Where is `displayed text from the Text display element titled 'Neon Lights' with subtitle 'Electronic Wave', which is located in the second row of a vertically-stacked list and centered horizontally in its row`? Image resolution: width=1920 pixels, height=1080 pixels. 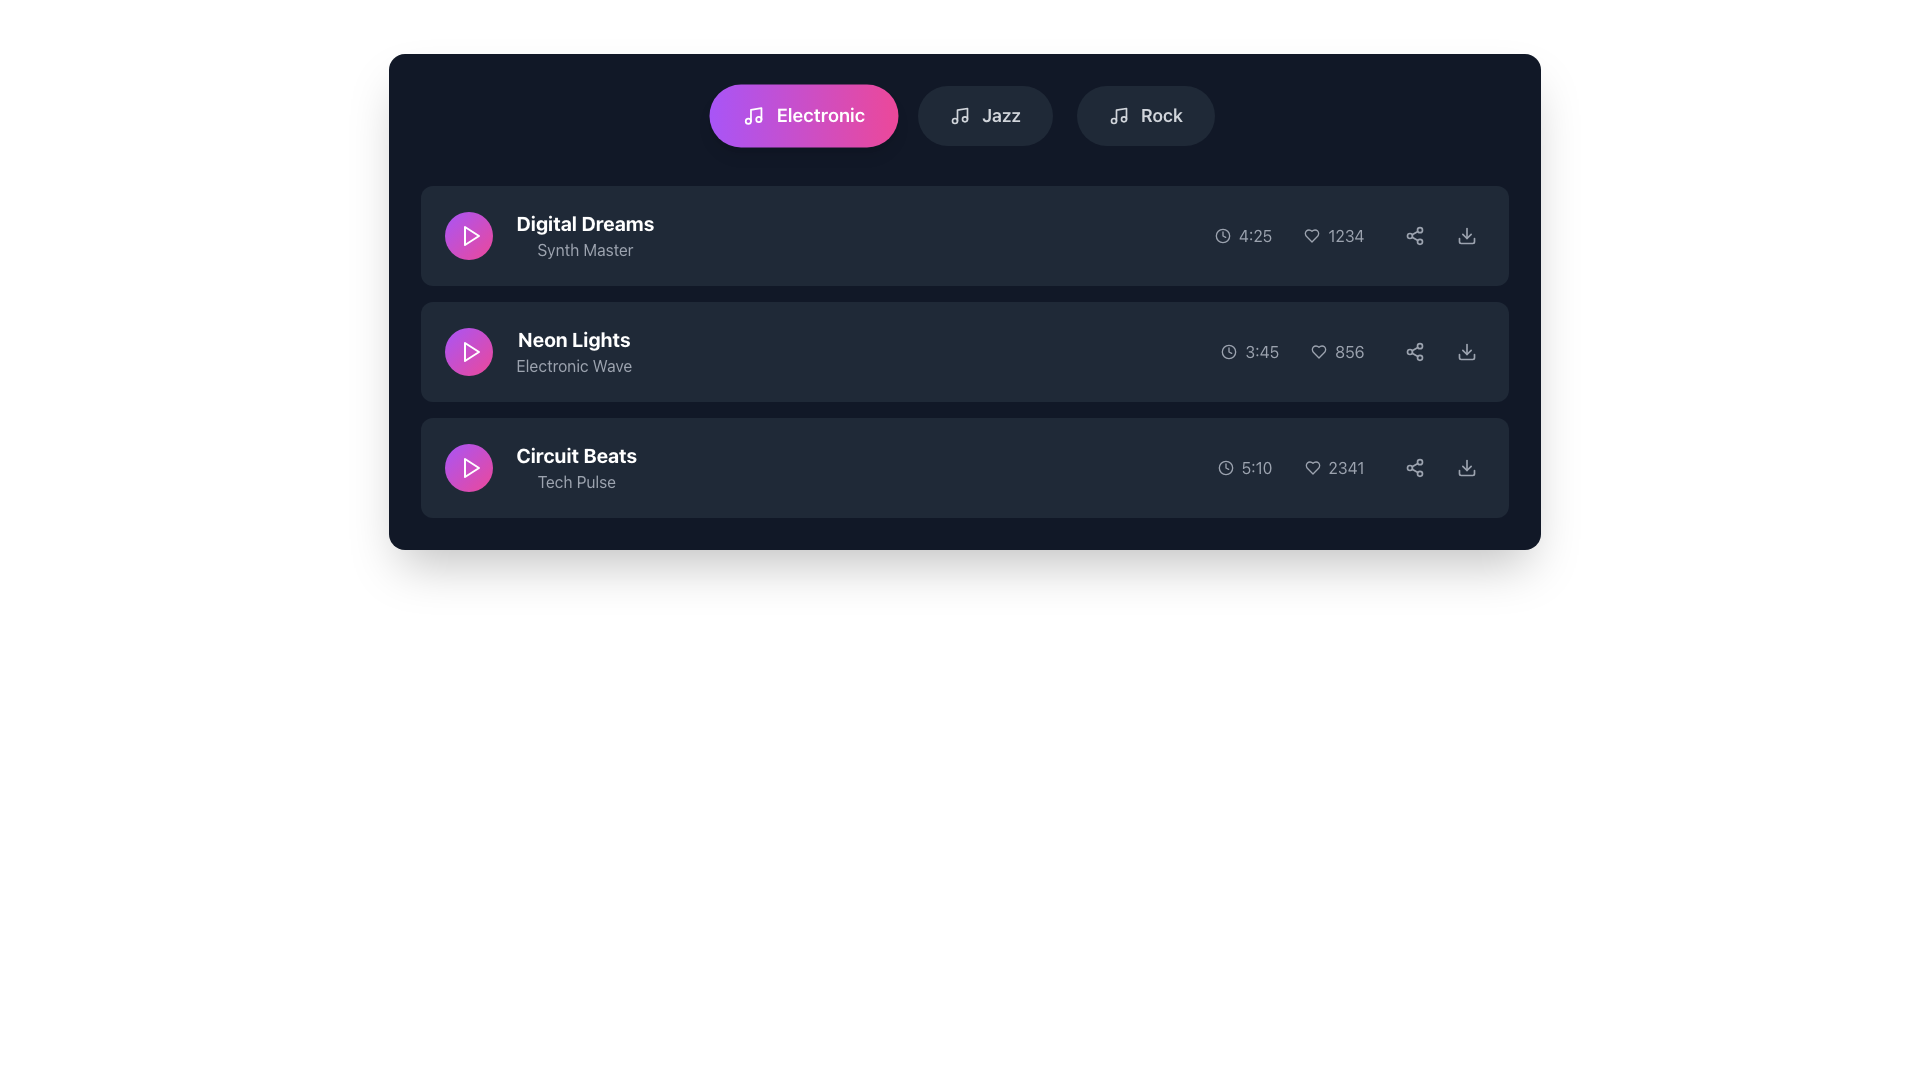 displayed text from the Text display element titled 'Neon Lights' with subtitle 'Electronic Wave', which is located in the second row of a vertically-stacked list and centered horizontally in its row is located at coordinates (573, 350).